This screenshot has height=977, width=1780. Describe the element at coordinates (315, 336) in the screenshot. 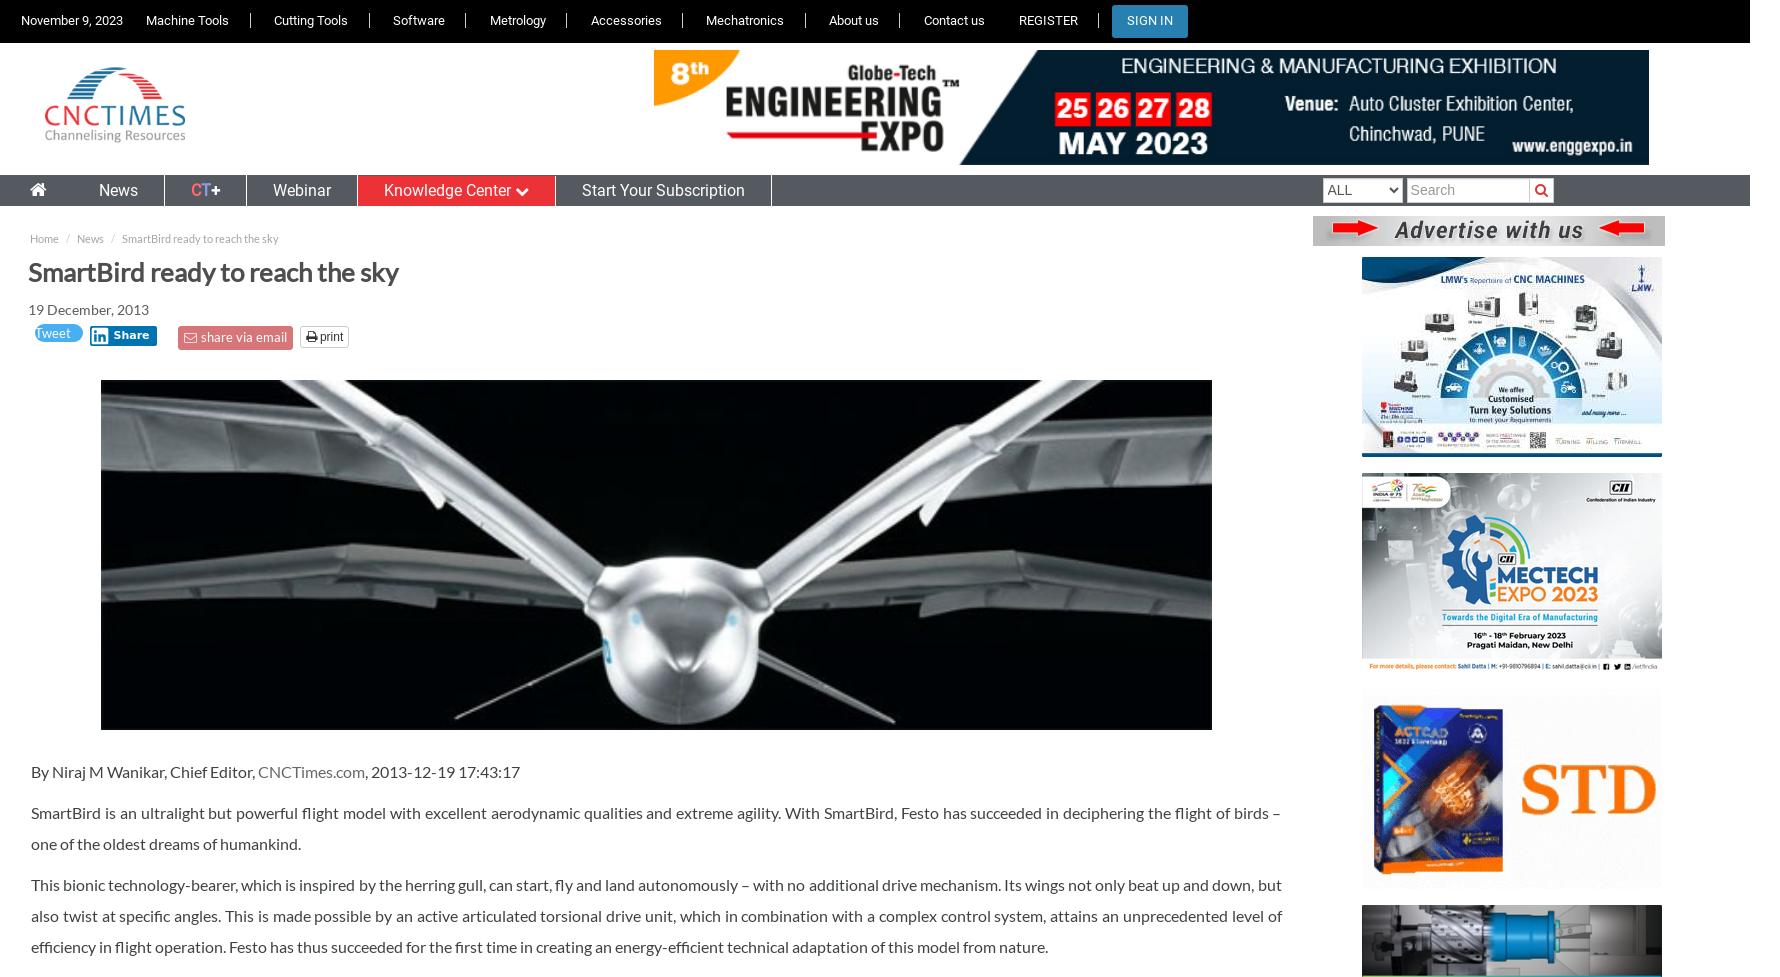

I see `'print'` at that location.